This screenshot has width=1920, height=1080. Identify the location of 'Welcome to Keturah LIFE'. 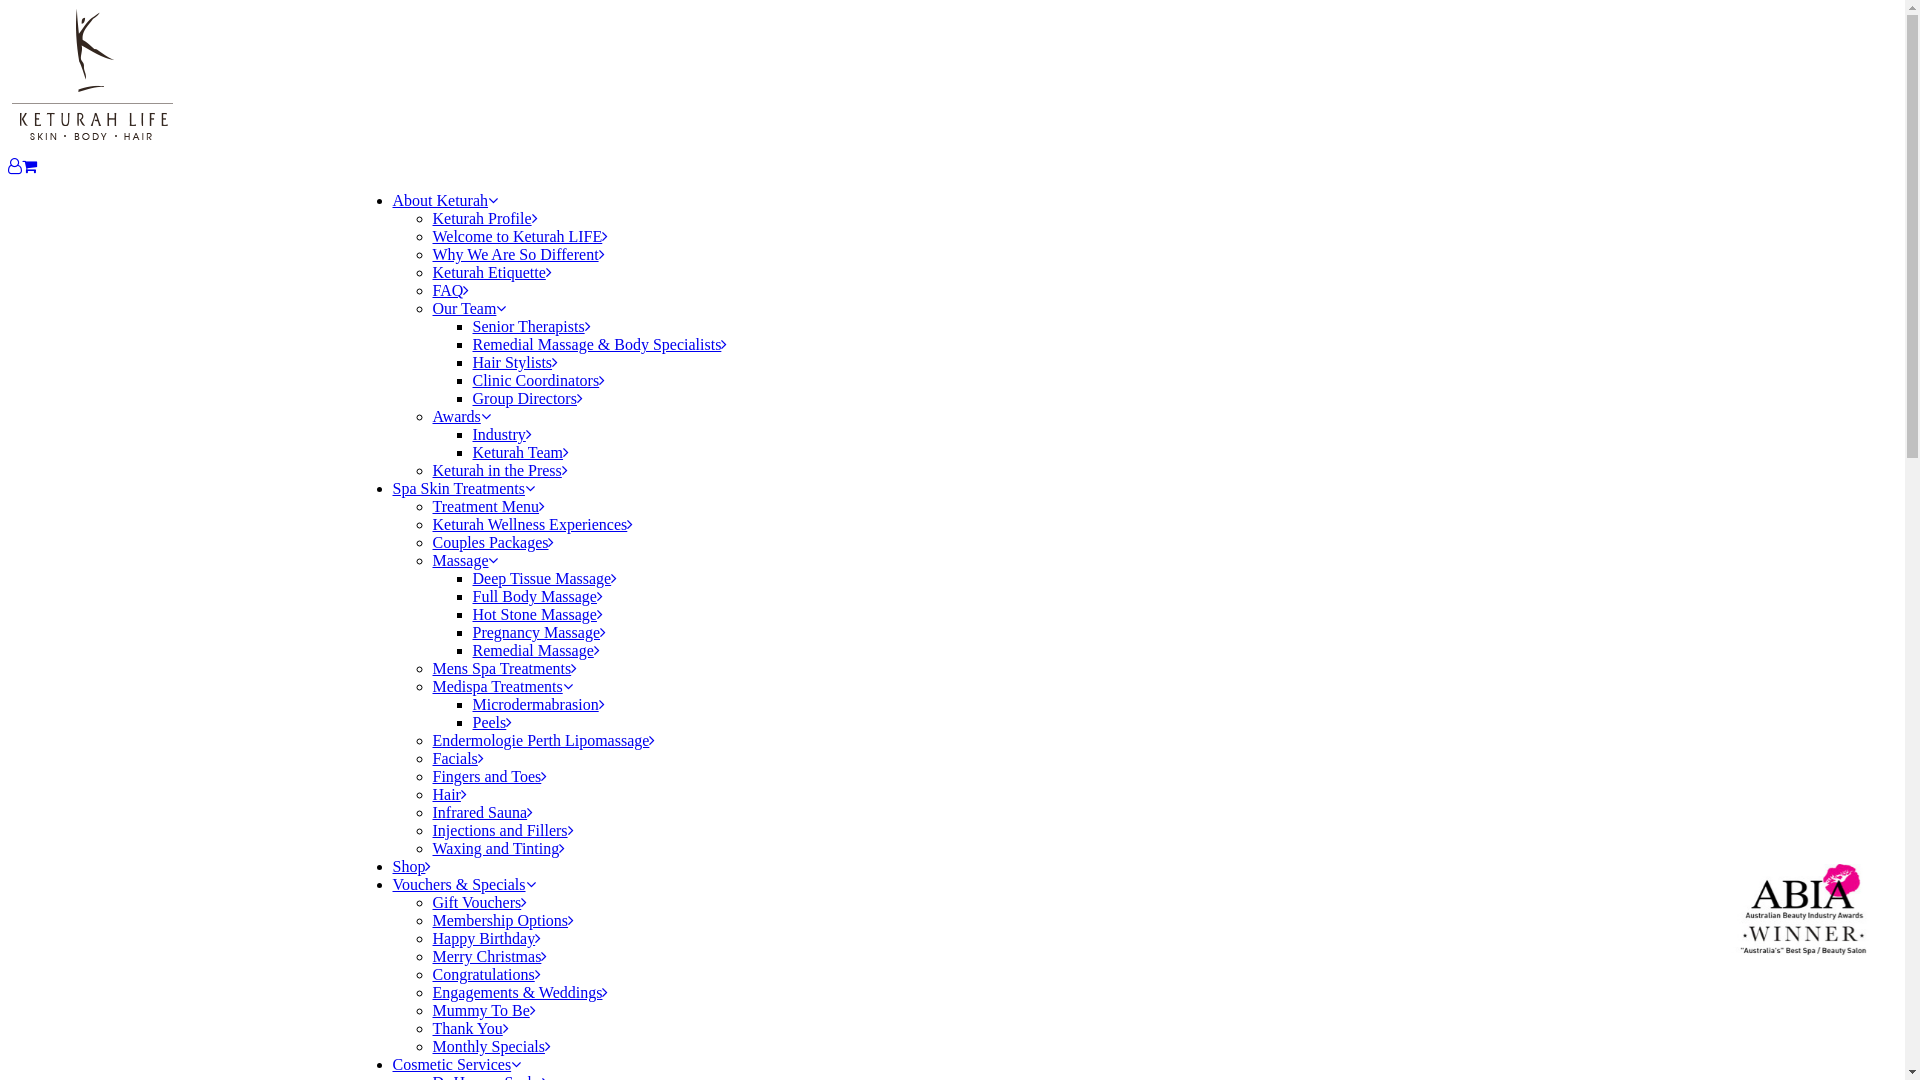
(519, 235).